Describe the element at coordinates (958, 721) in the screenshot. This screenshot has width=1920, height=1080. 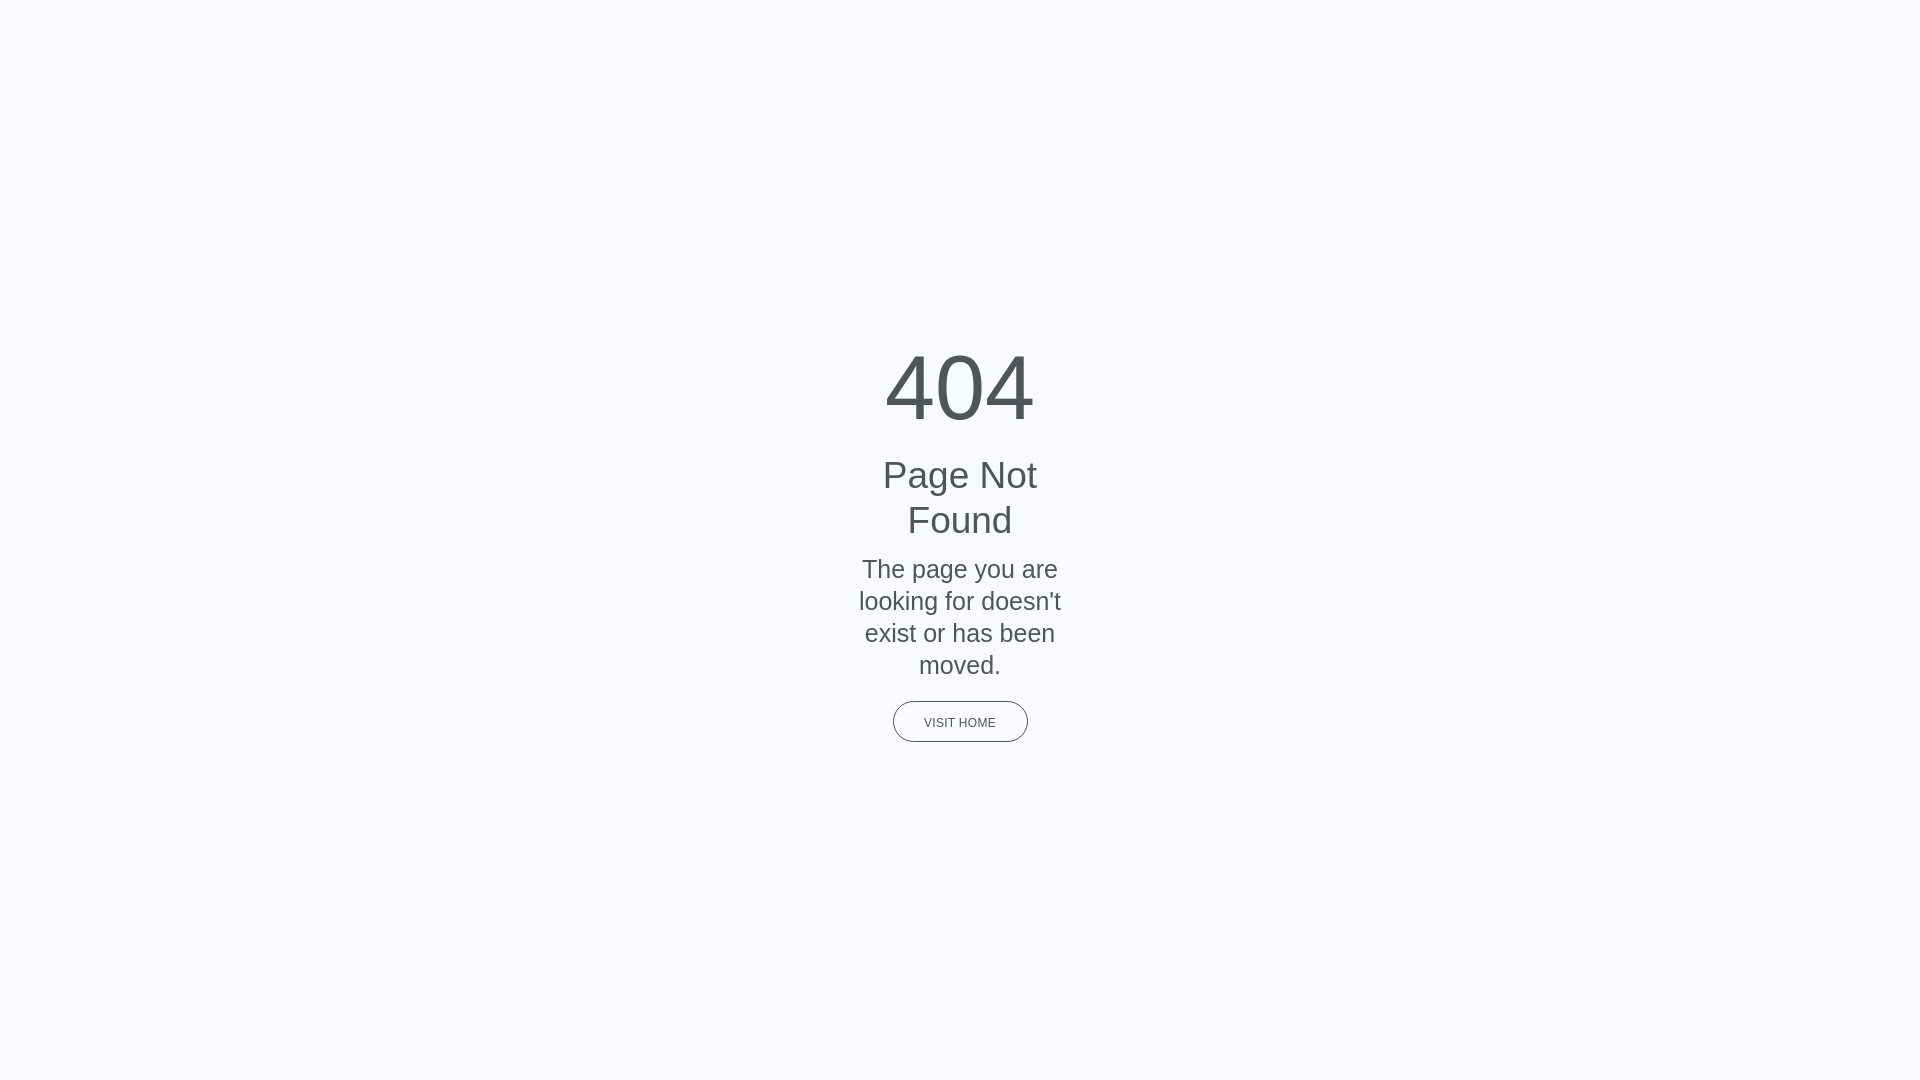
I see `'VISIT HOME'` at that location.